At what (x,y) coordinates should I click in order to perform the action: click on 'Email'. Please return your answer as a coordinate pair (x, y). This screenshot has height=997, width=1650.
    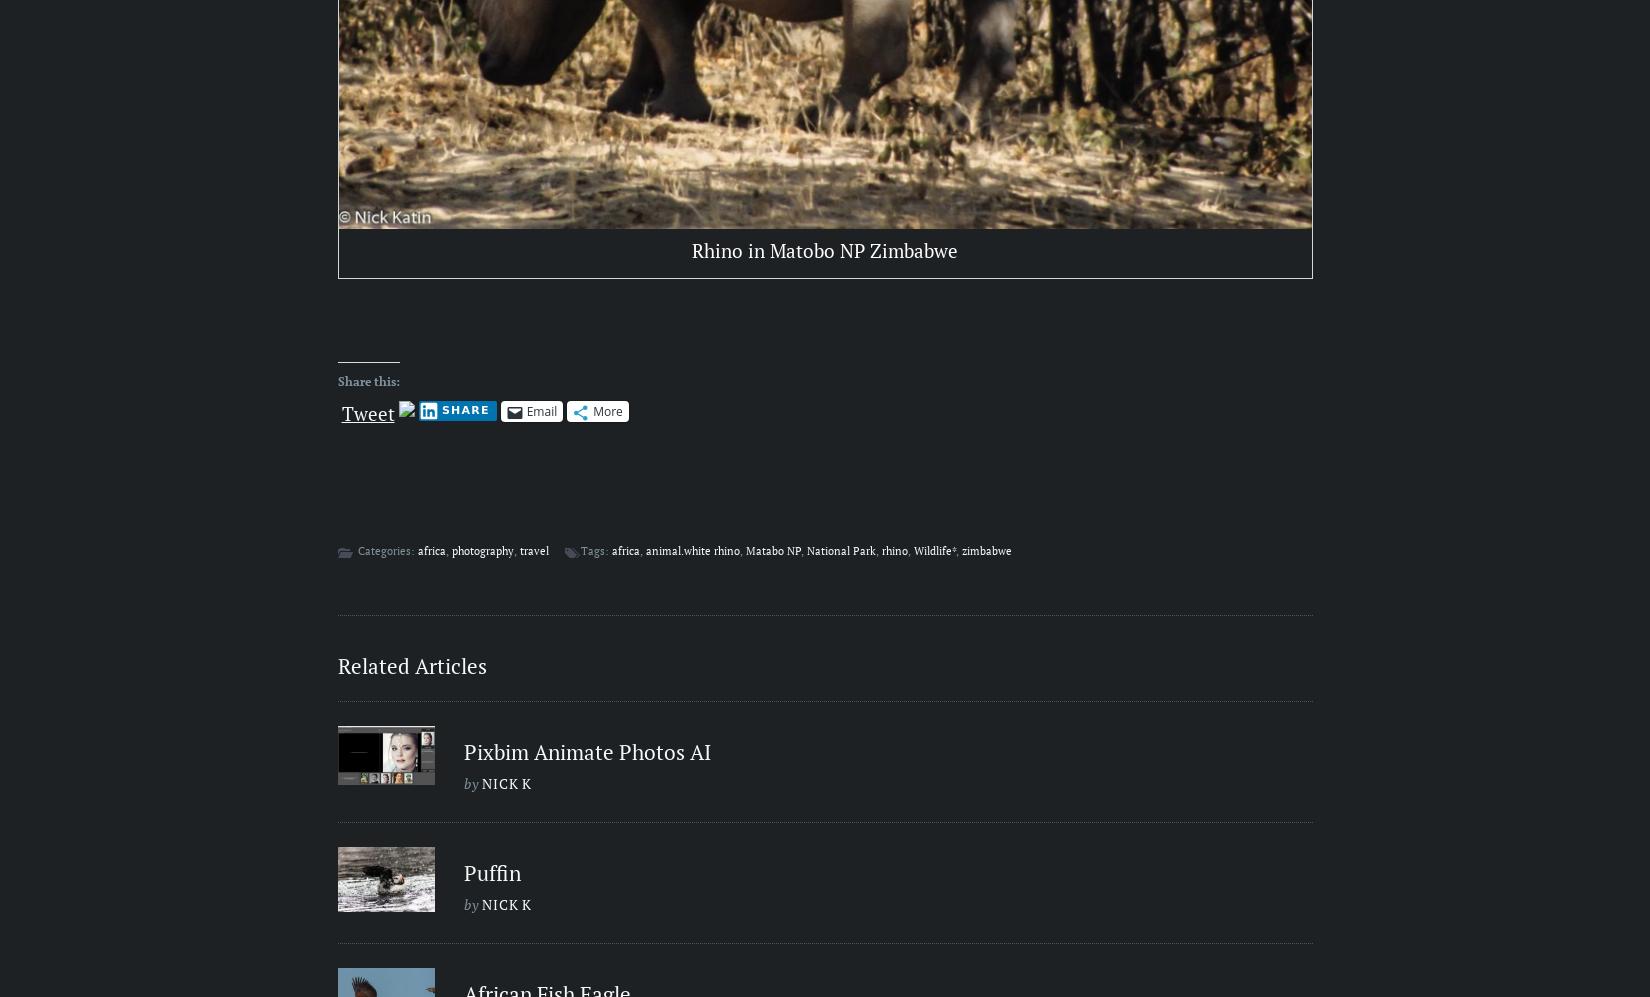
    Looking at the image, I should click on (540, 410).